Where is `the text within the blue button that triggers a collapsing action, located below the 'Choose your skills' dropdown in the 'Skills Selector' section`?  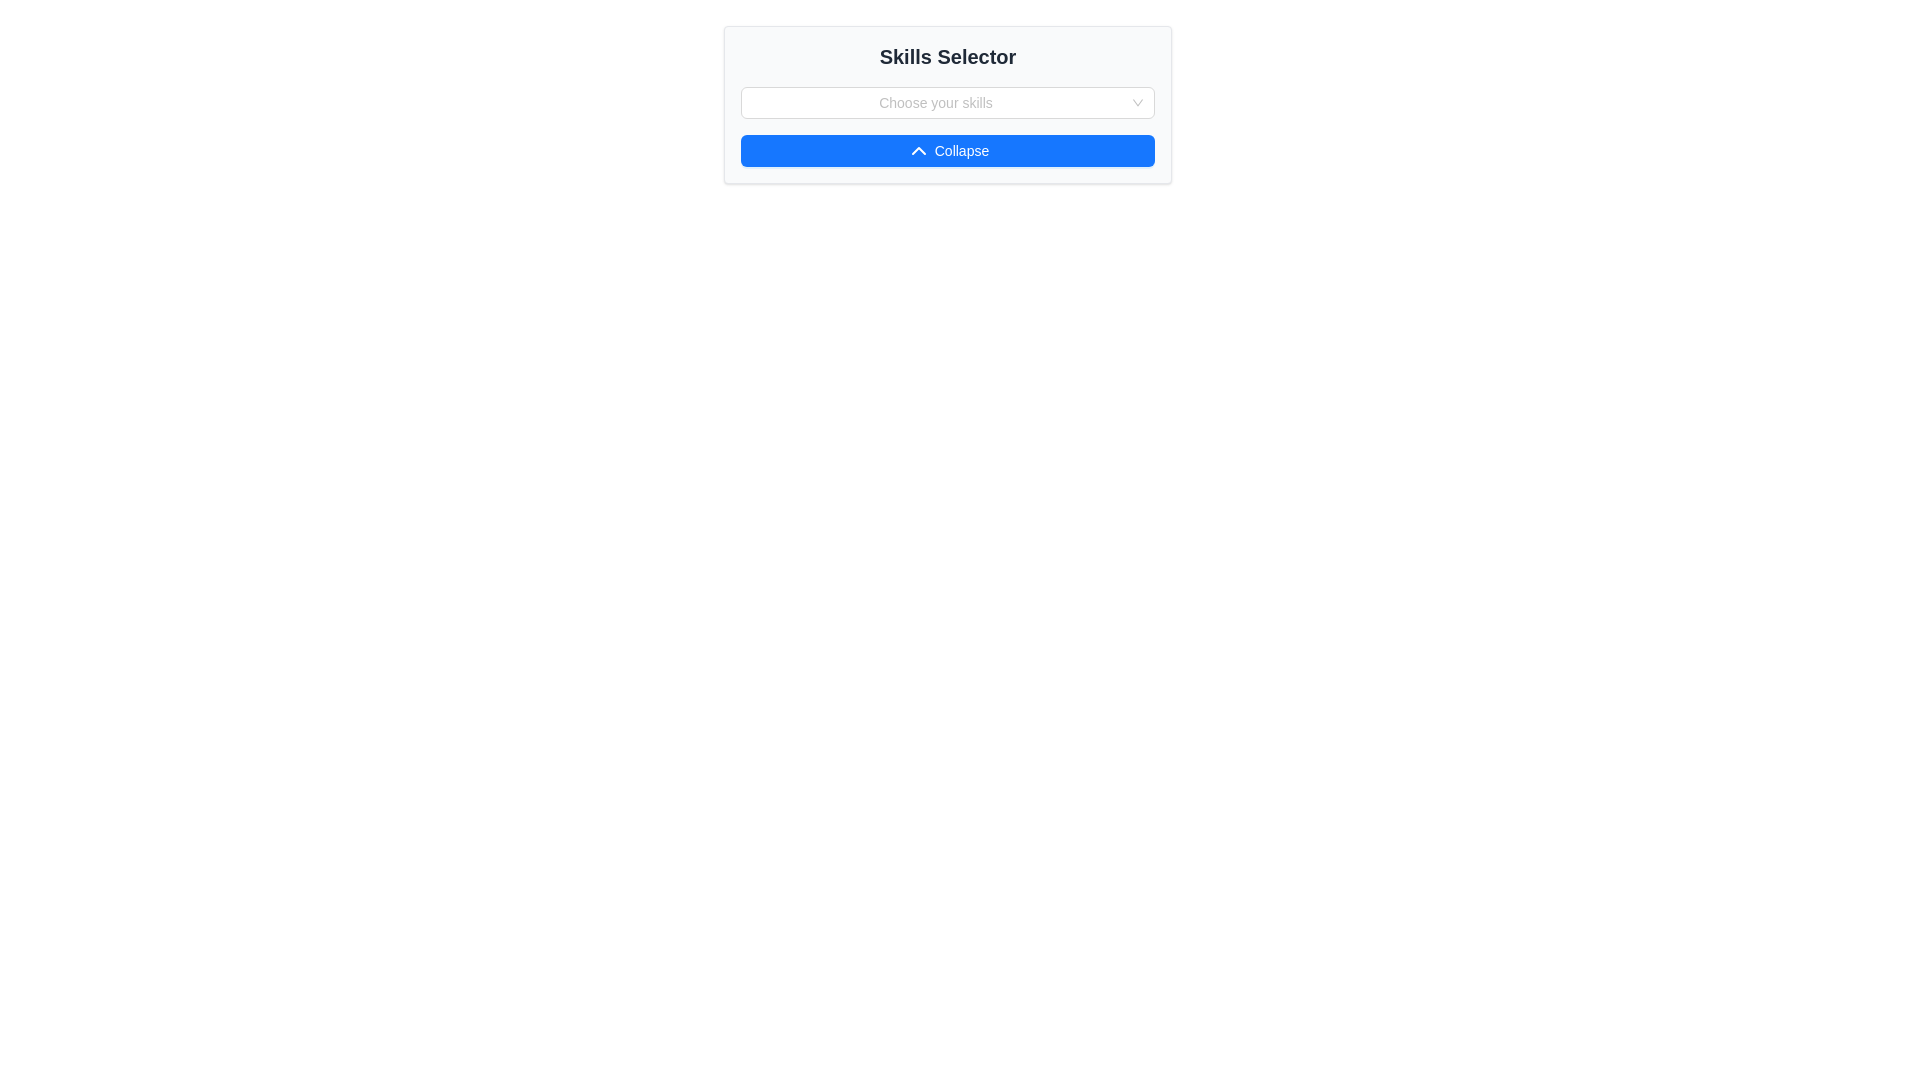
the text within the blue button that triggers a collapsing action, located below the 'Choose your skills' dropdown in the 'Skills Selector' section is located at coordinates (961, 149).